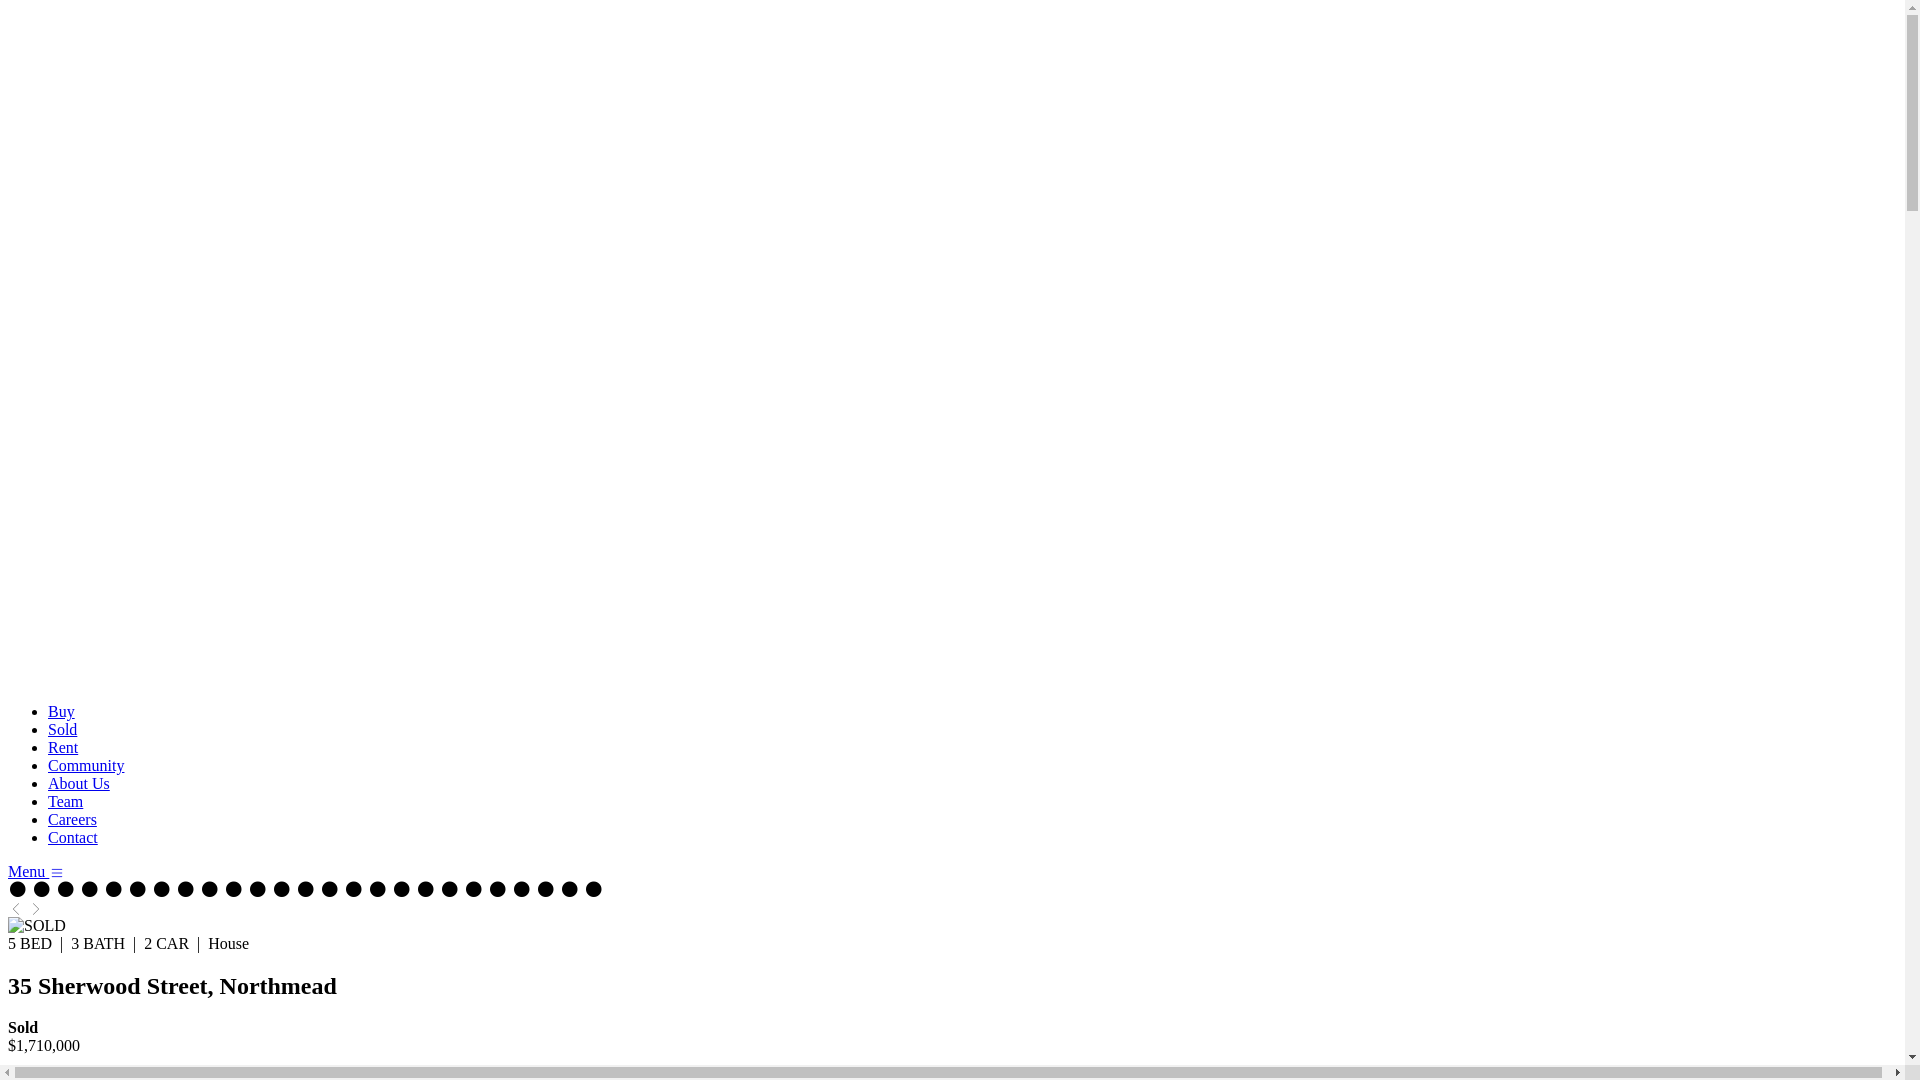 Image resolution: width=1920 pixels, height=1080 pixels. What do you see at coordinates (35, 907) in the screenshot?
I see `'>'` at bounding box center [35, 907].